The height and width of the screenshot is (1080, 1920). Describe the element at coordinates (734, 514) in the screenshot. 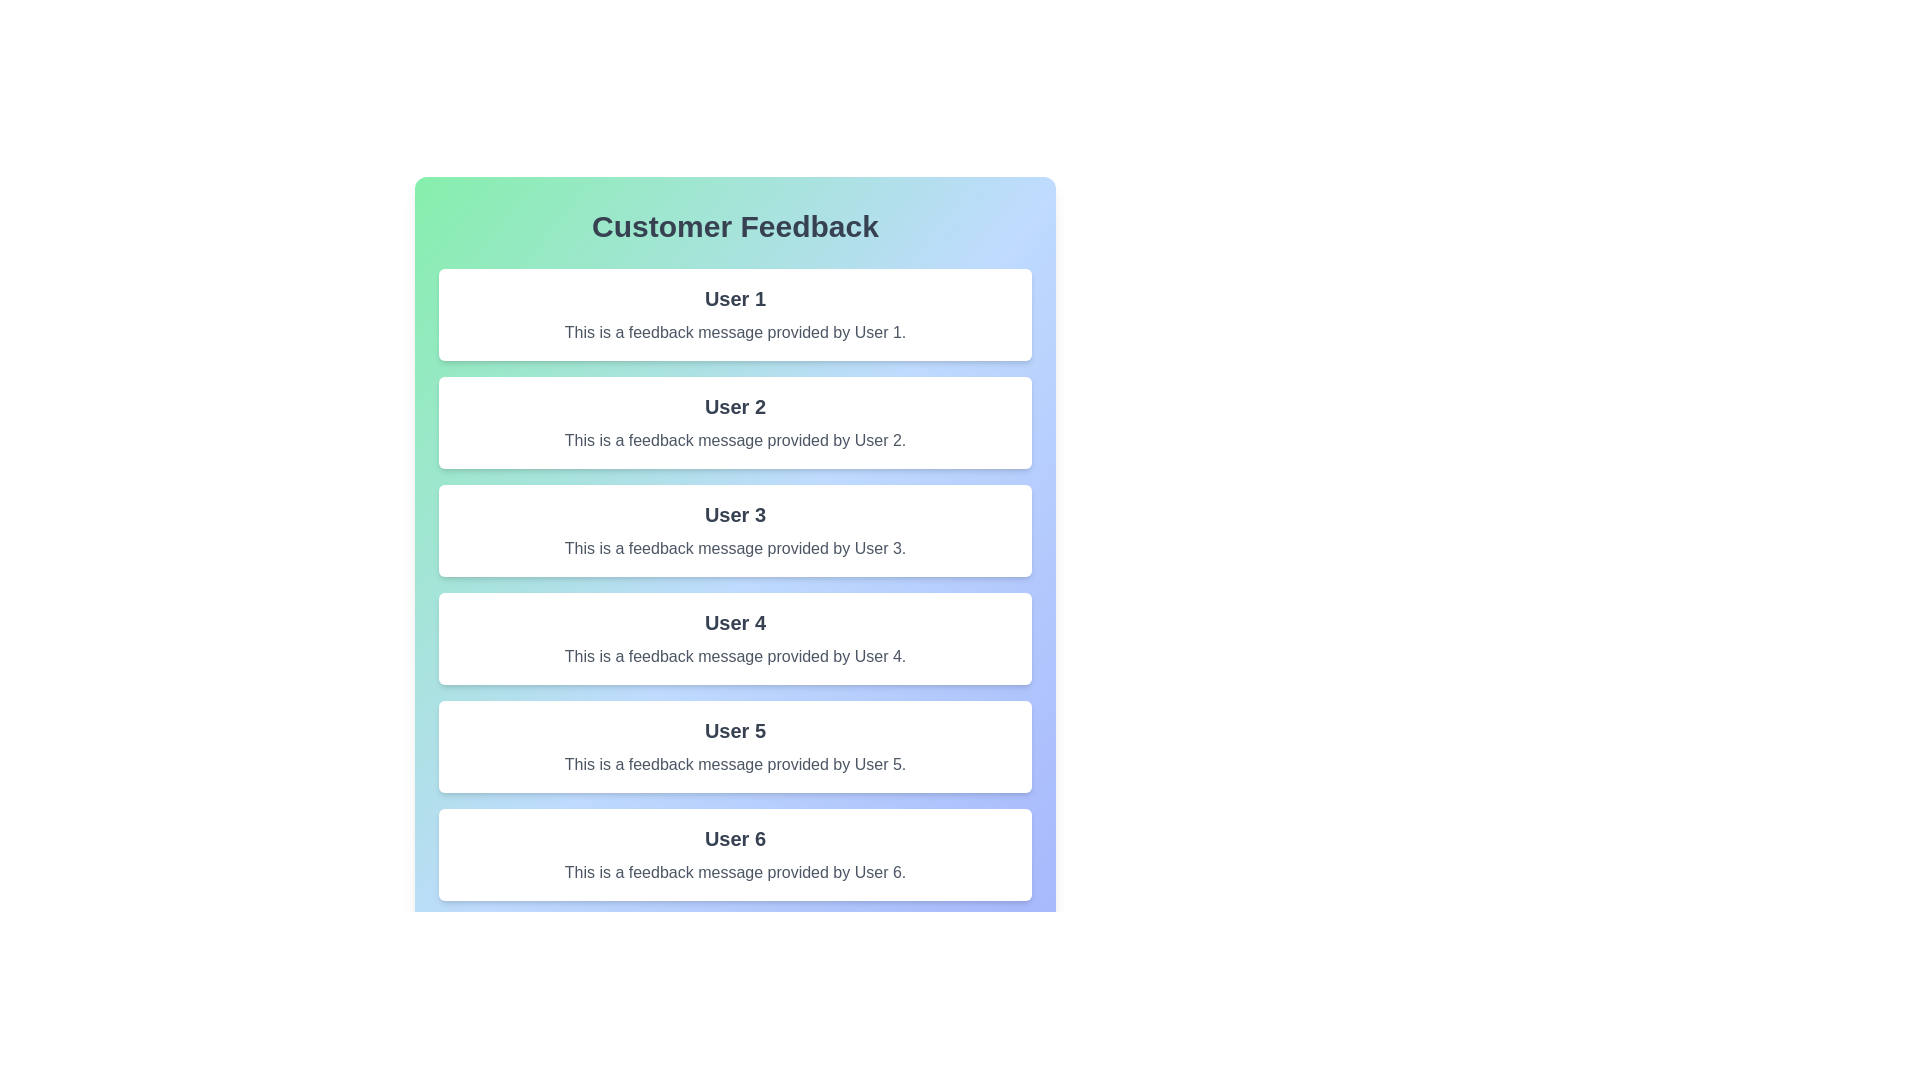

I see `the header text 'User 3', which is a bold and large font label located at the top of the third feedback card in a vertical list` at that location.